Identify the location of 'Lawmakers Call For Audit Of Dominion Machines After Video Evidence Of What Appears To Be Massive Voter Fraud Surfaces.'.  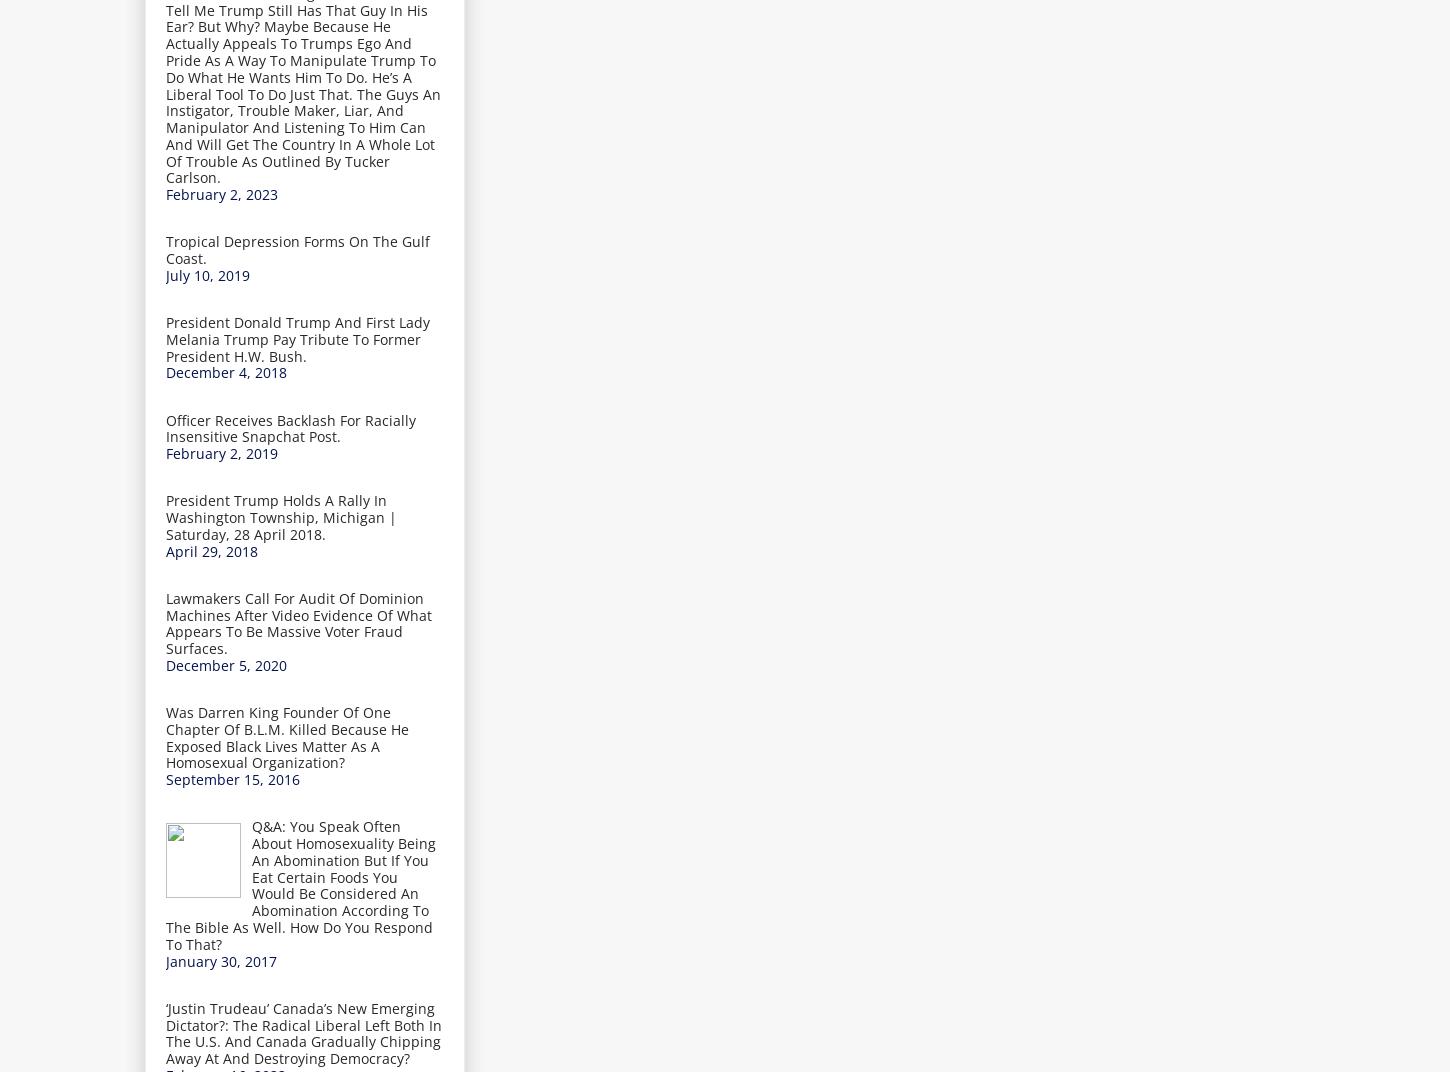
(298, 623).